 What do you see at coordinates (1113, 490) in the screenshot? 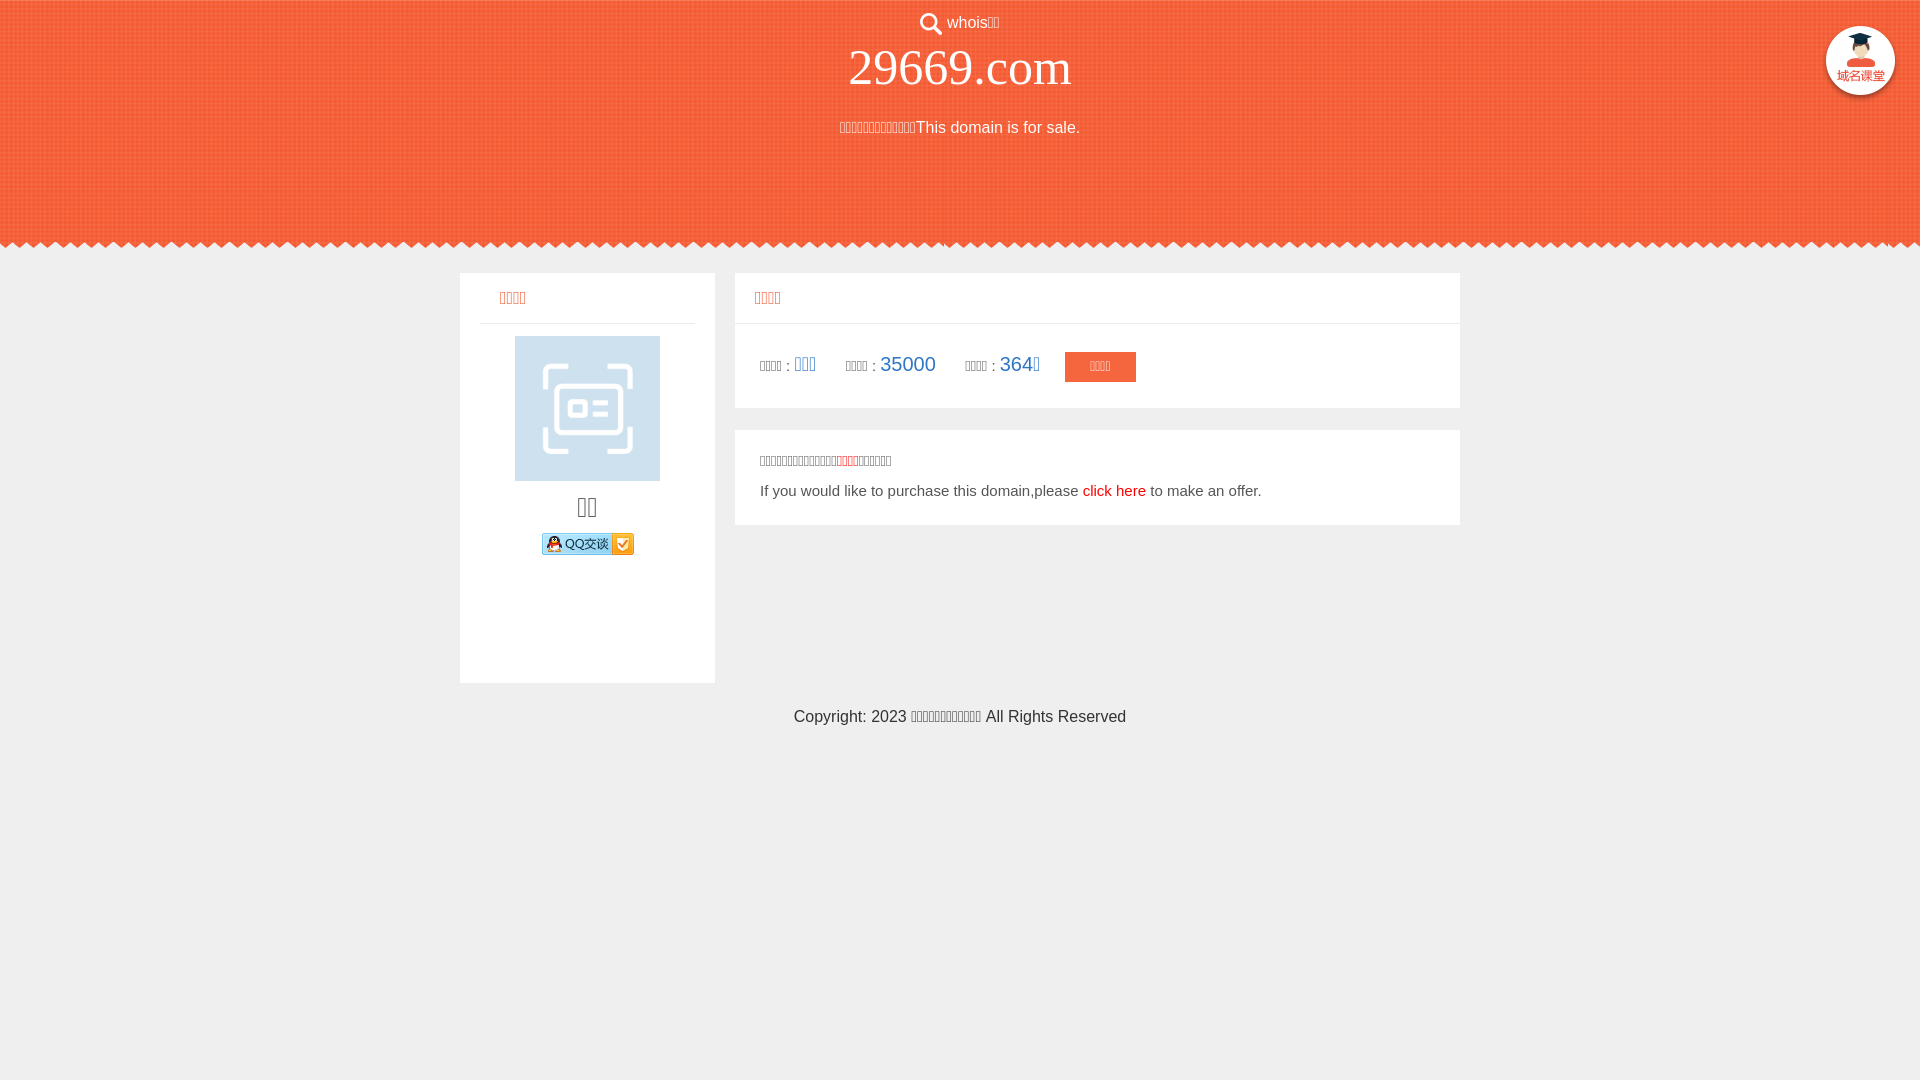
I see `'click here'` at bounding box center [1113, 490].